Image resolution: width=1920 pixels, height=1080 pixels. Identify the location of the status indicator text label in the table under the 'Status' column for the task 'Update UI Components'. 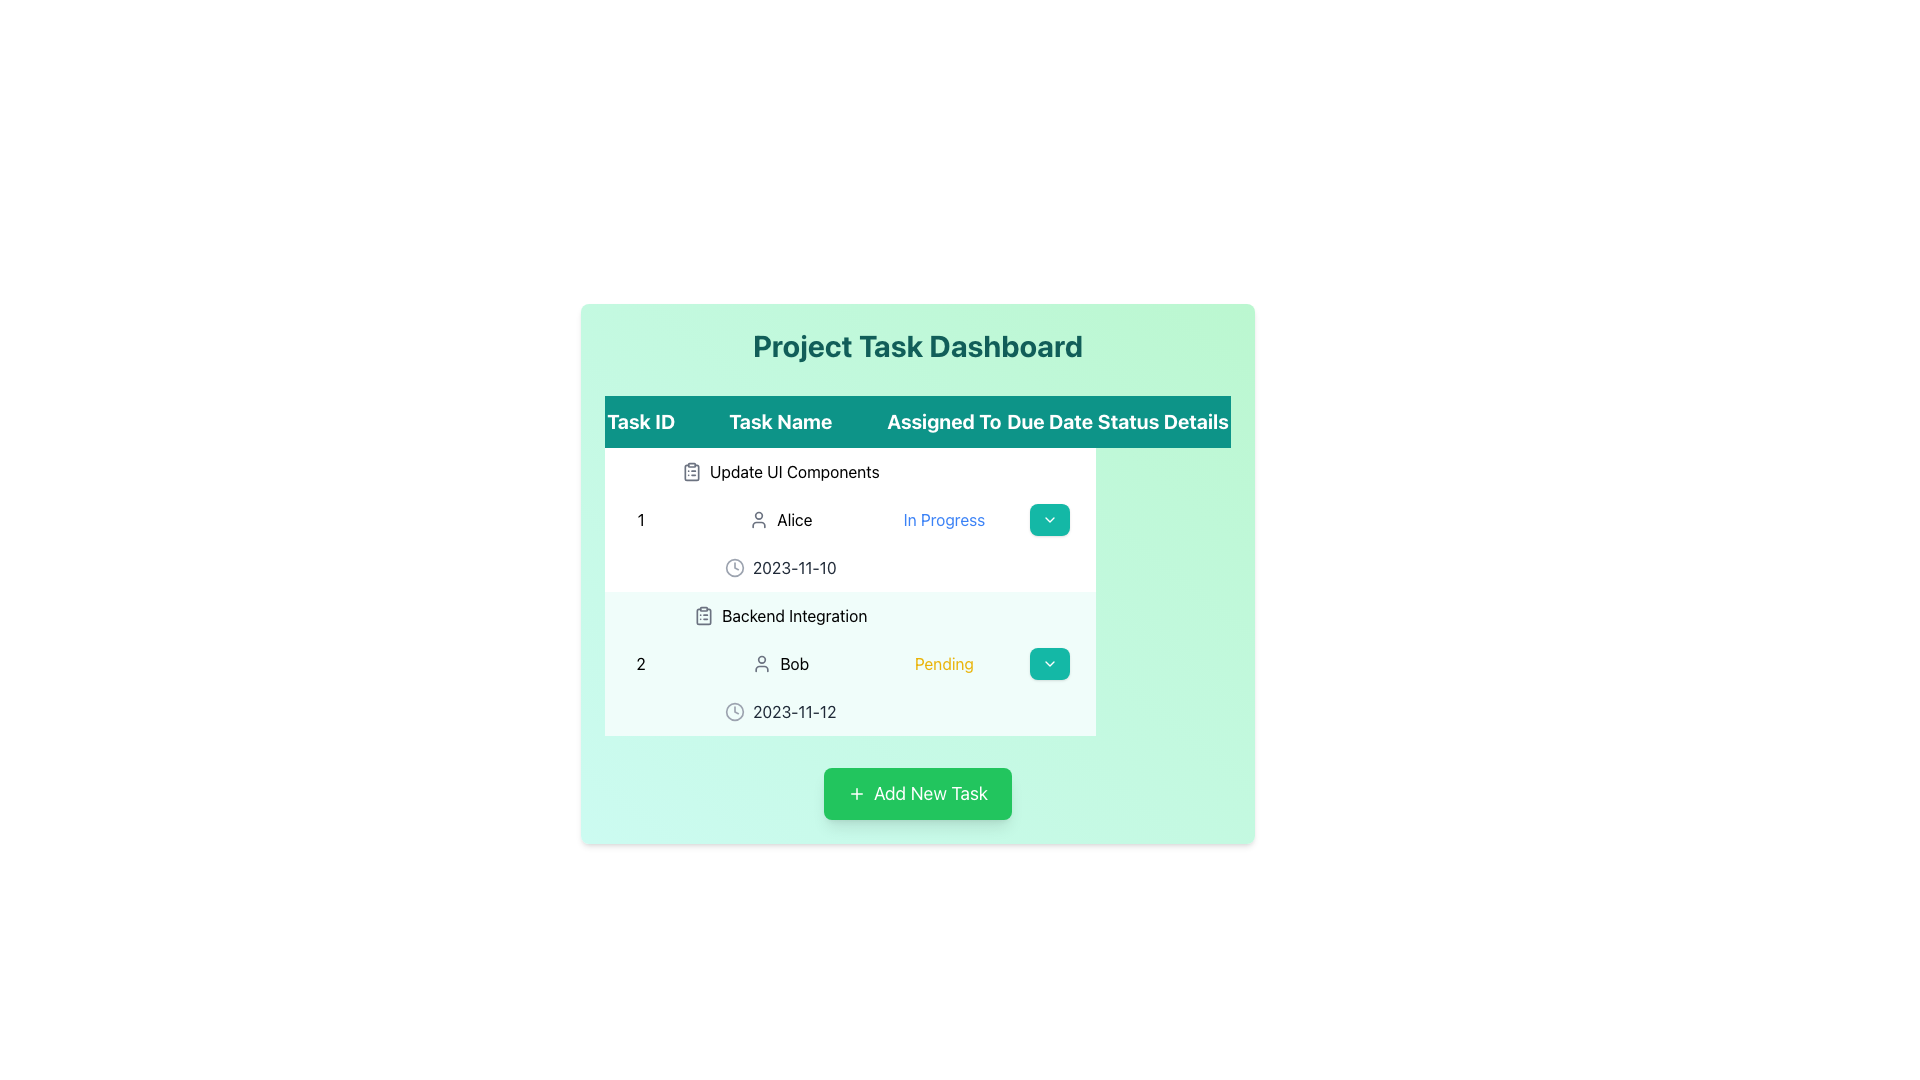
(943, 519).